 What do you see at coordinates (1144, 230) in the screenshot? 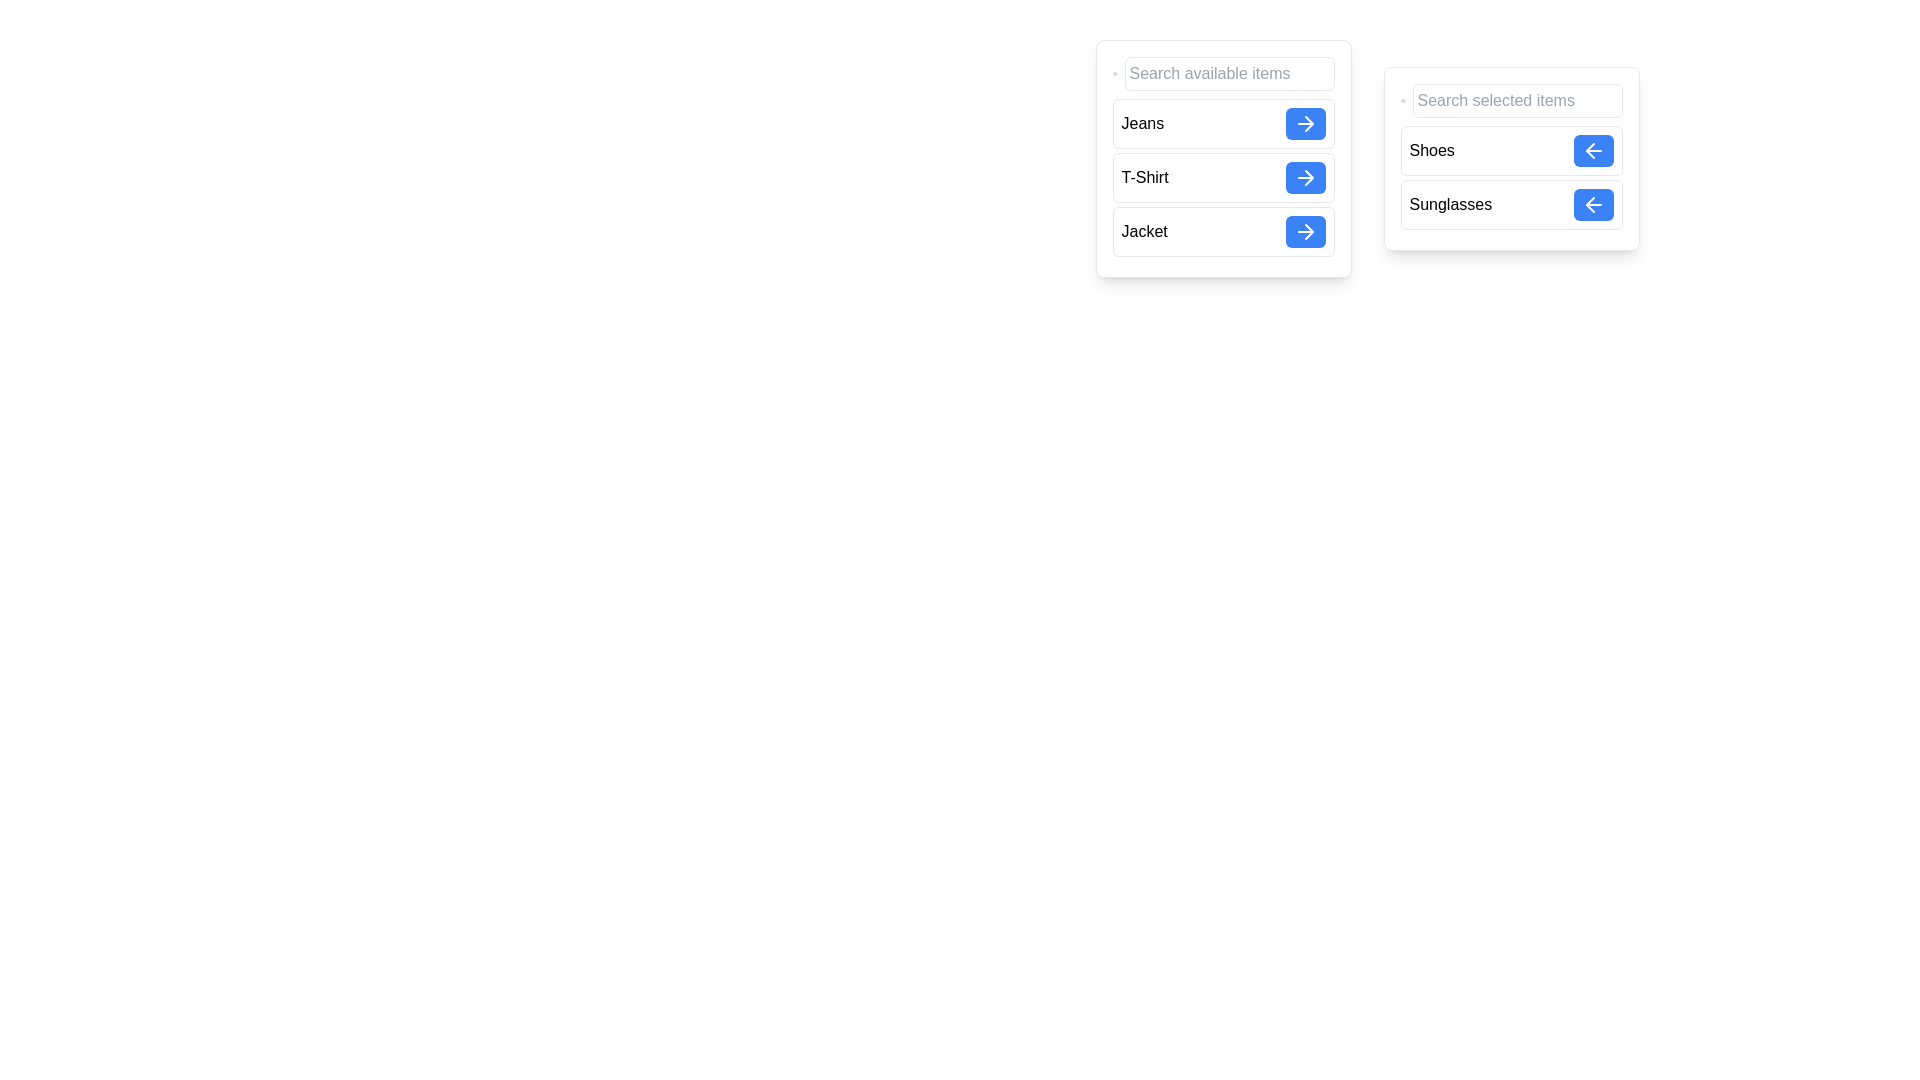
I see `the third visible text label in the left panel, which is positioned between 'T-Shirt' and a blue button with an arrow symbol` at bounding box center [1144, 230].